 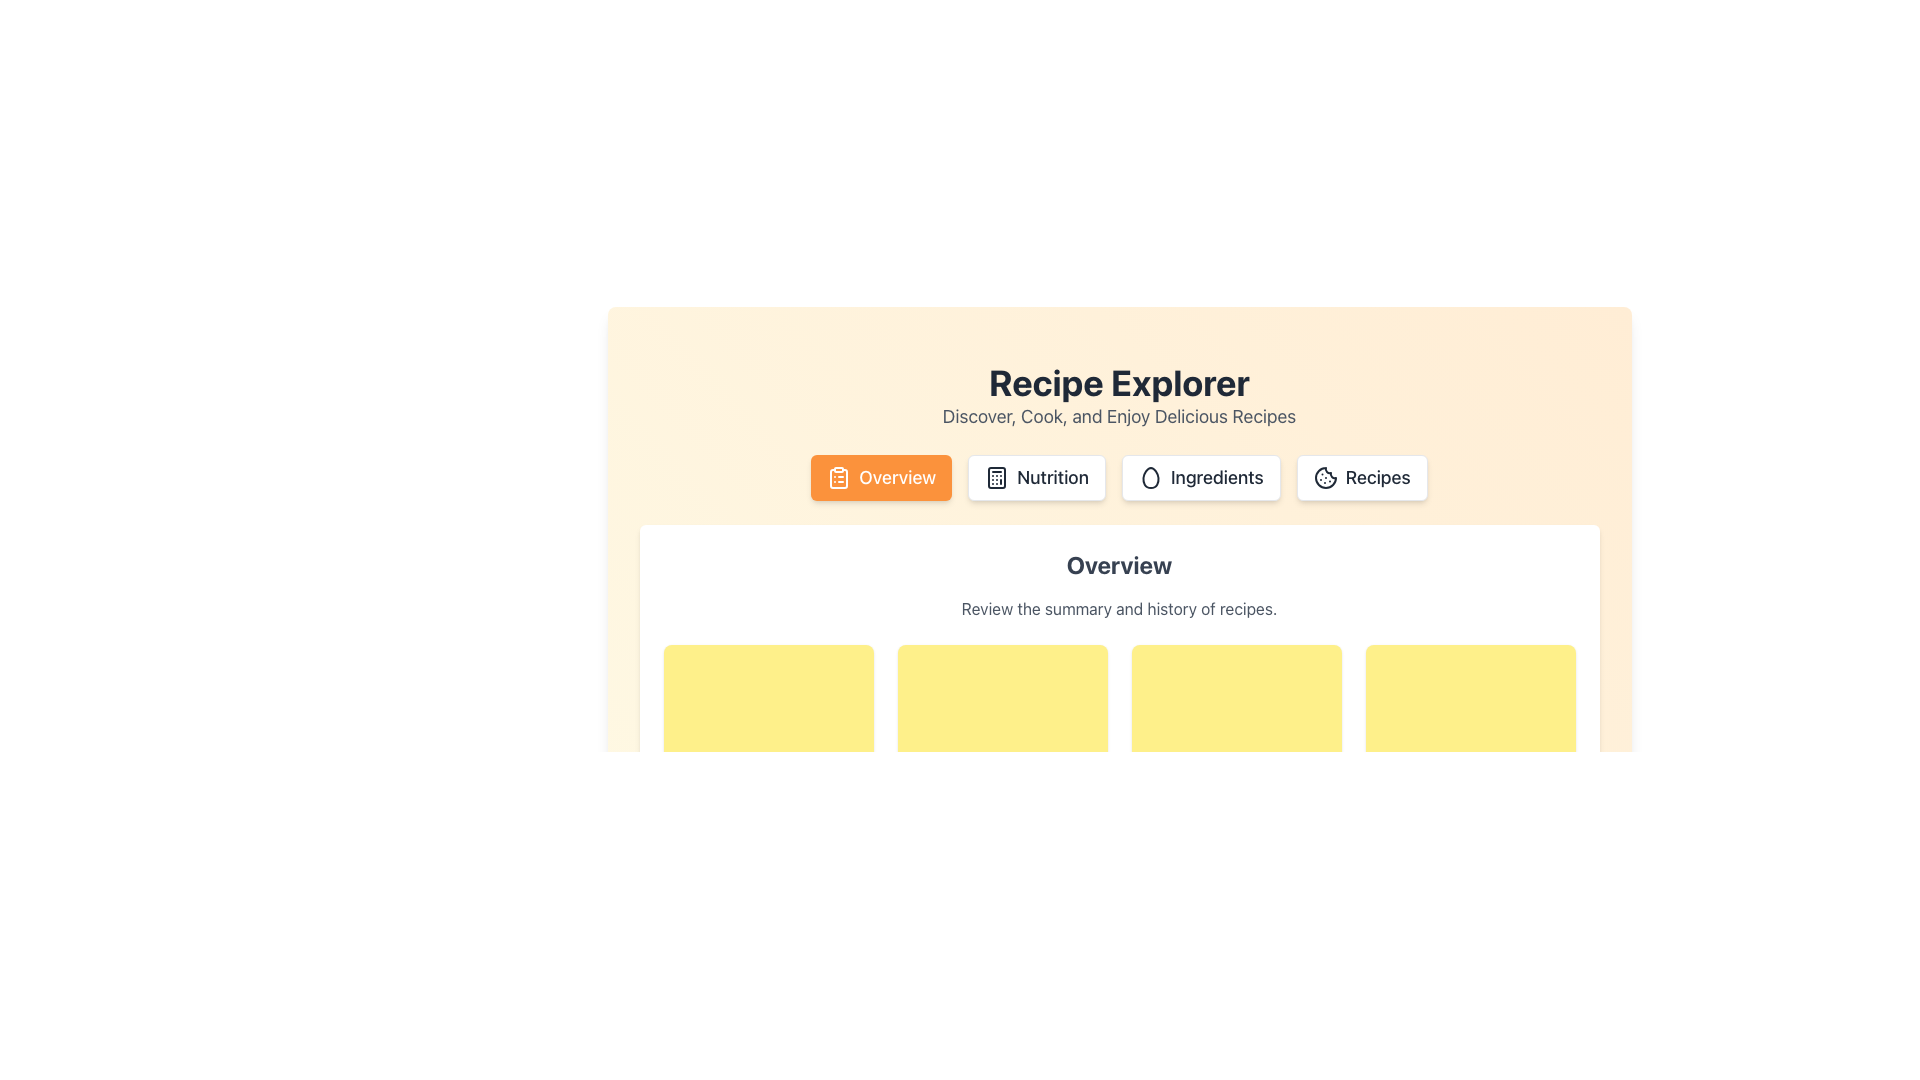 What do you see at coordinates (1118, 397) in the screenshot?
I see `the Text Block element that serves as the heading and introduction for the section, located near the top center of the page, above the navigation buttons` at bounding box center [1118, 397].